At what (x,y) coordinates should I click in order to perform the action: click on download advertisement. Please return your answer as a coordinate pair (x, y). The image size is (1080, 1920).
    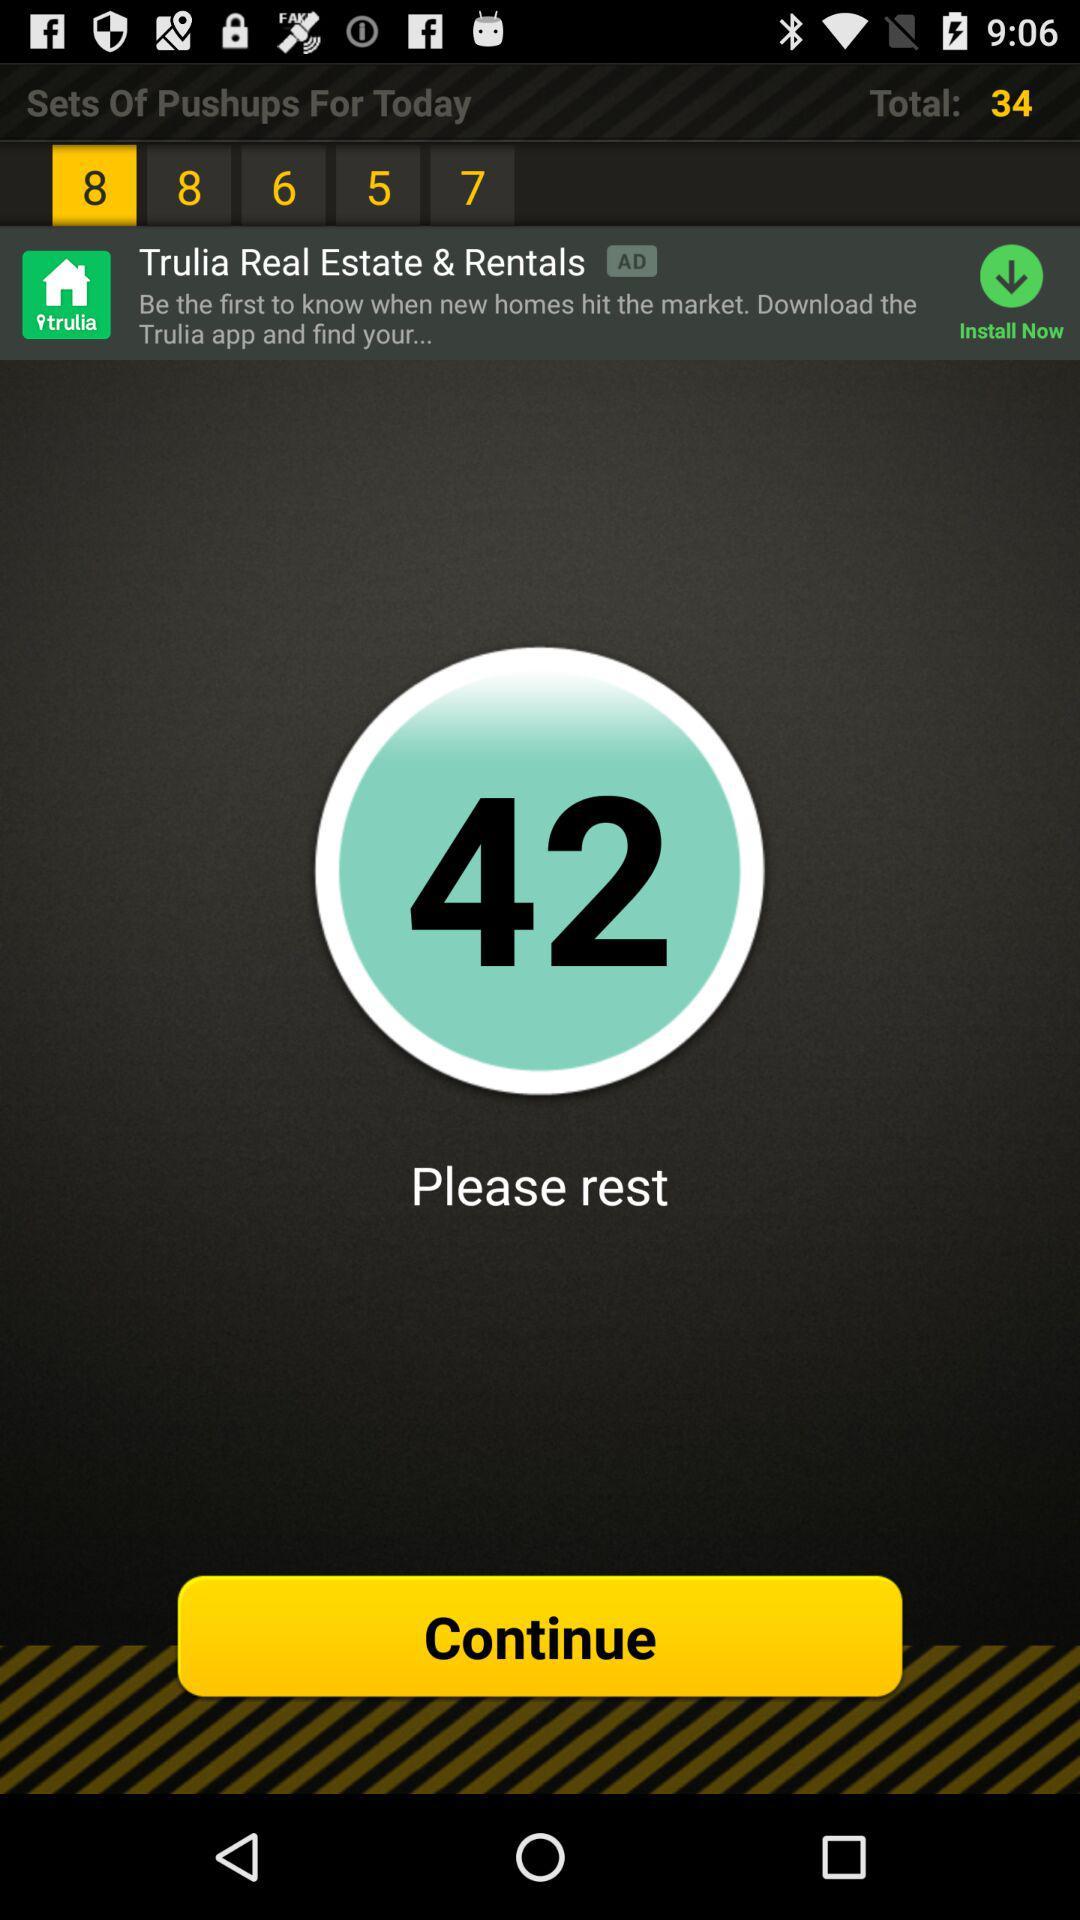
    Looking at the image, I should click on (64, 293).